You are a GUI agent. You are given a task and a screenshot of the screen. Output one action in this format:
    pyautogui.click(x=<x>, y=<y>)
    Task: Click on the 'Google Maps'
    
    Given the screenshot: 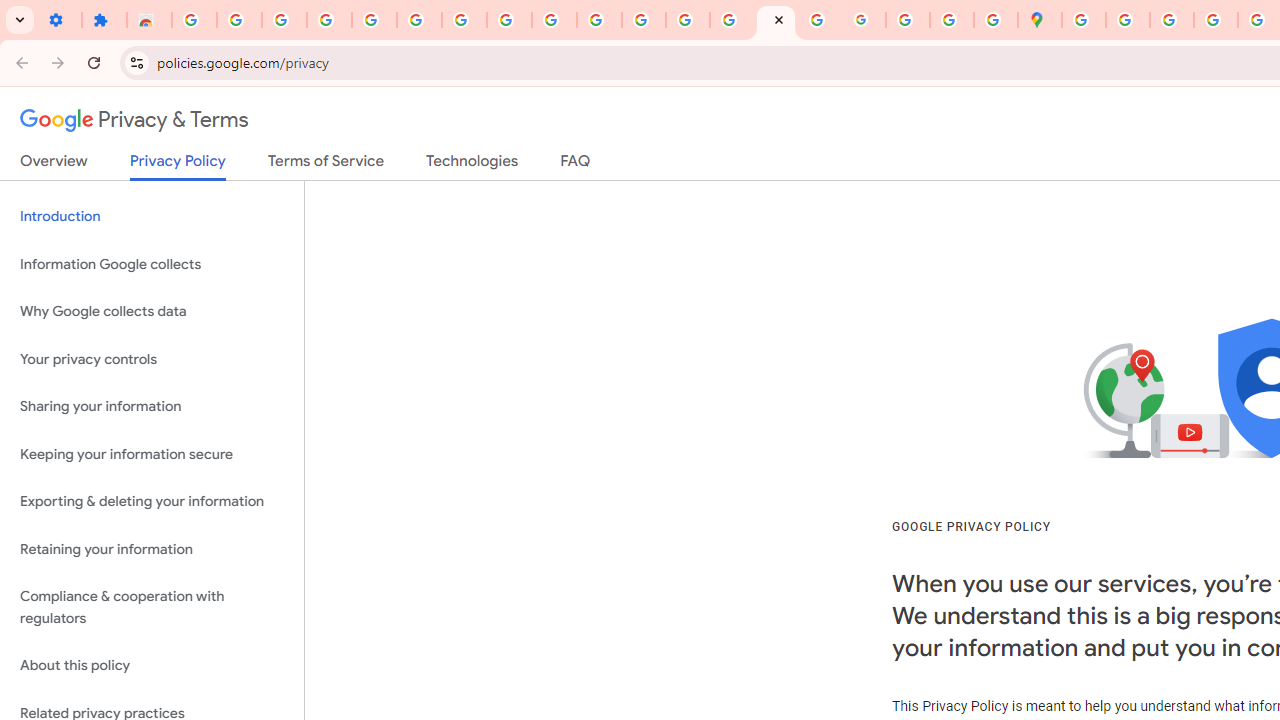 What is the action you would take?
    pyautogui.click(x=1040, y=20)
    